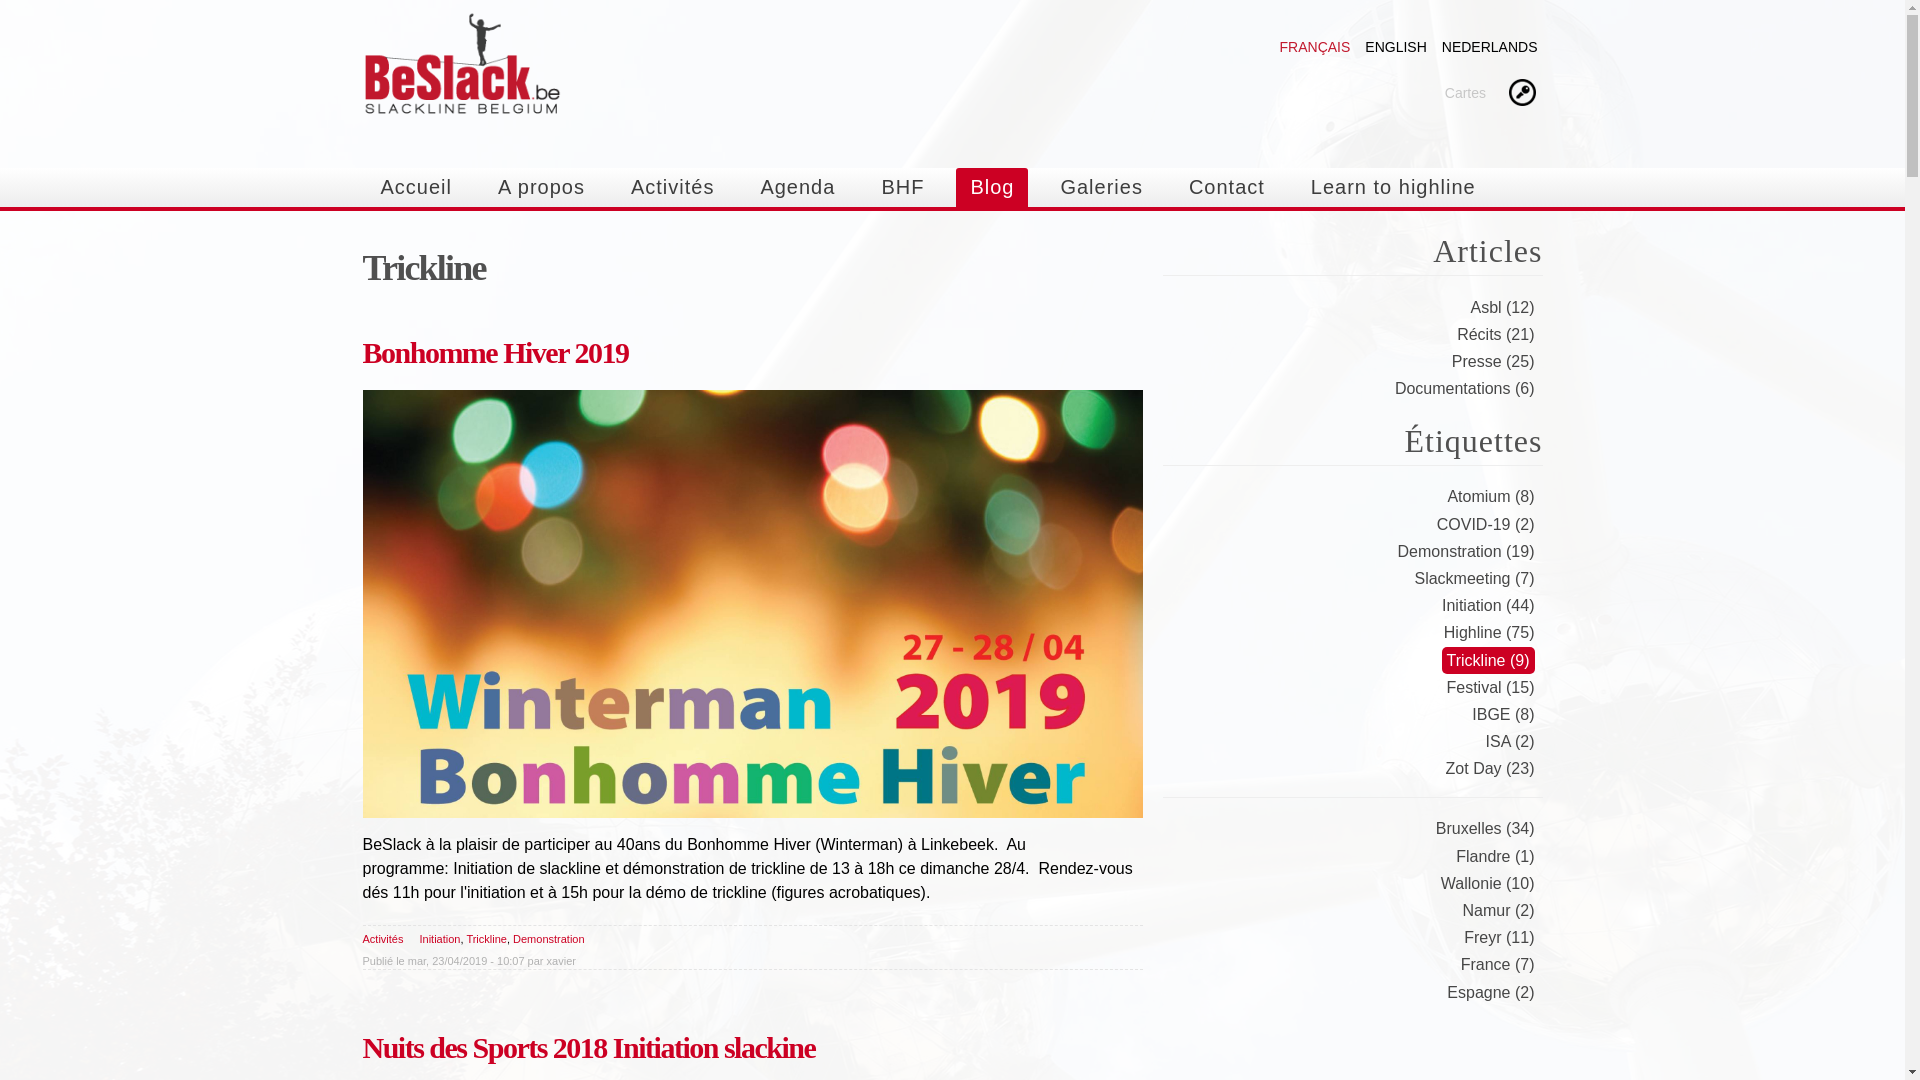 The image size is (1920, 1080). What do you see at coordinates (1394, 45) in the screenshot?
I see `'ENGLISH'` at bounding box center [1394, 45].